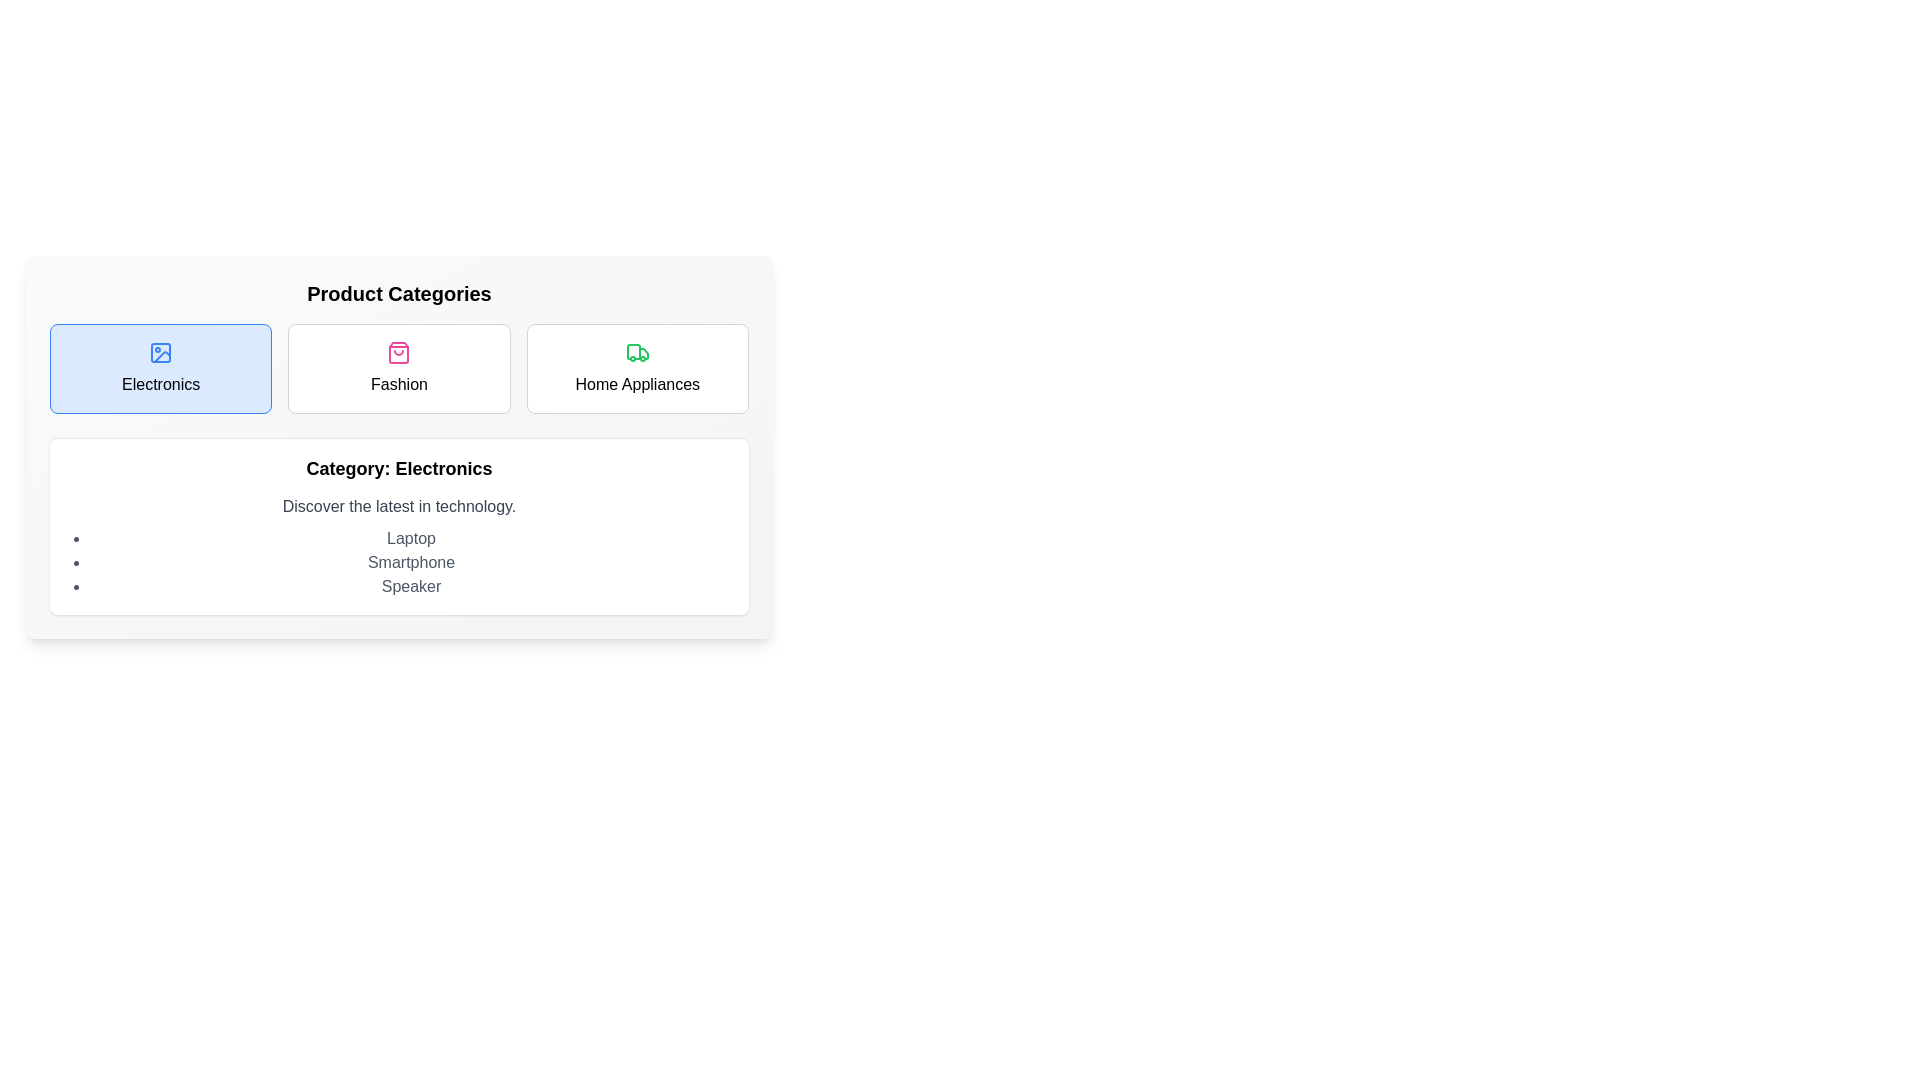 The image size is (1920, 1080). I want to click on the 'Fashion' category button located in the middle section of the product categories grid, flanked by the 'Electronics' button on the left and the 'Home Appliances' button on the right, so click(399, 369).